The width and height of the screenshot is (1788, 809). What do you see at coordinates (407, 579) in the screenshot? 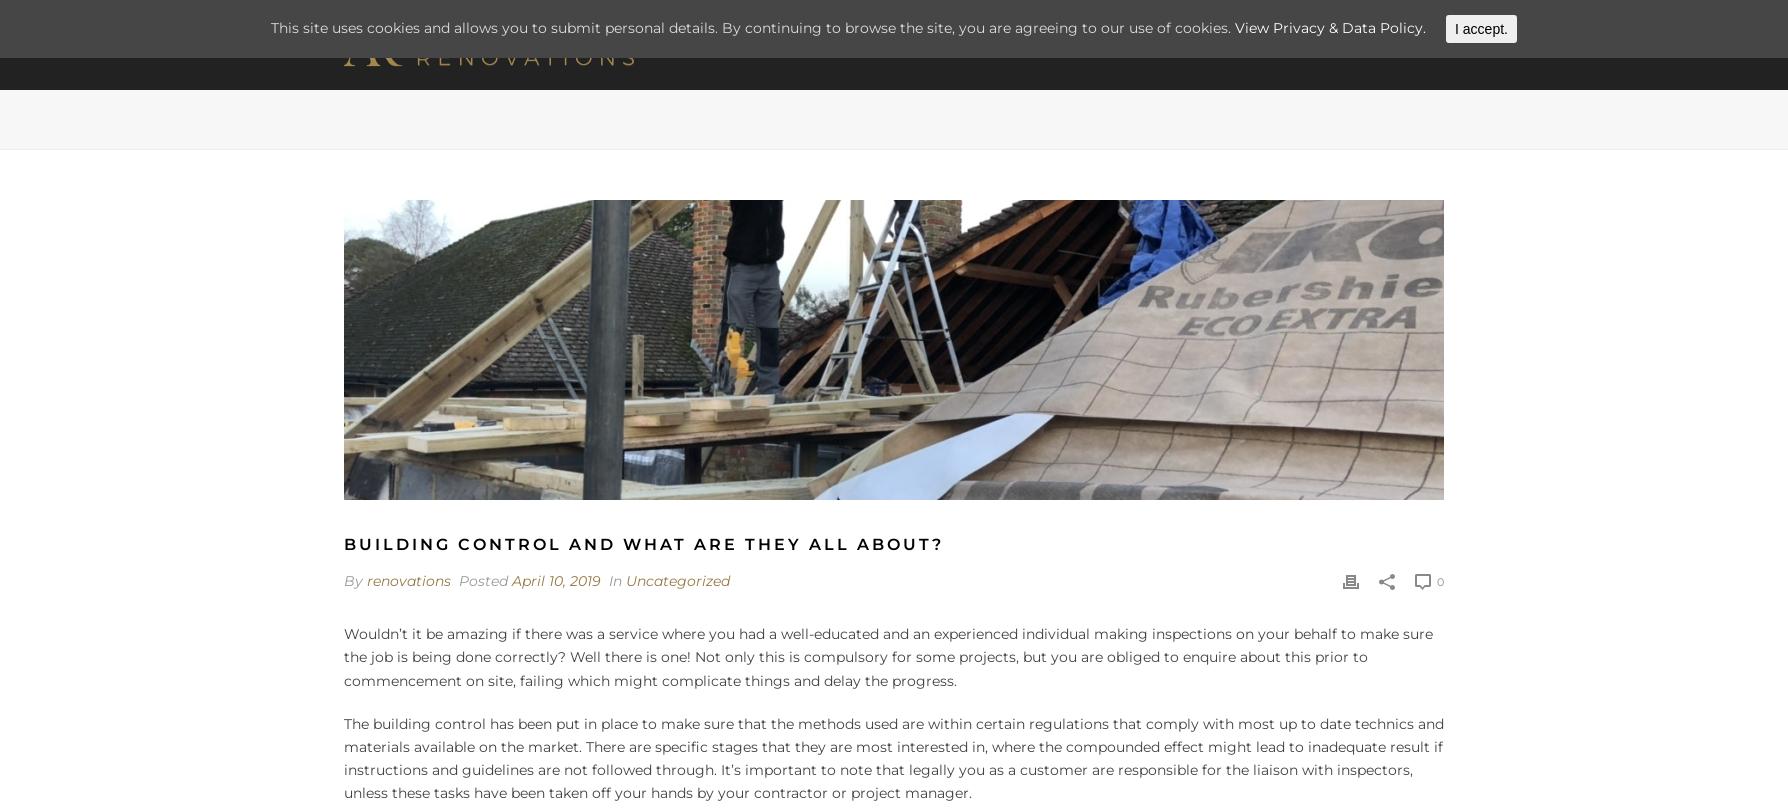
I see `'renovations'` at bounding box center [407, 579].